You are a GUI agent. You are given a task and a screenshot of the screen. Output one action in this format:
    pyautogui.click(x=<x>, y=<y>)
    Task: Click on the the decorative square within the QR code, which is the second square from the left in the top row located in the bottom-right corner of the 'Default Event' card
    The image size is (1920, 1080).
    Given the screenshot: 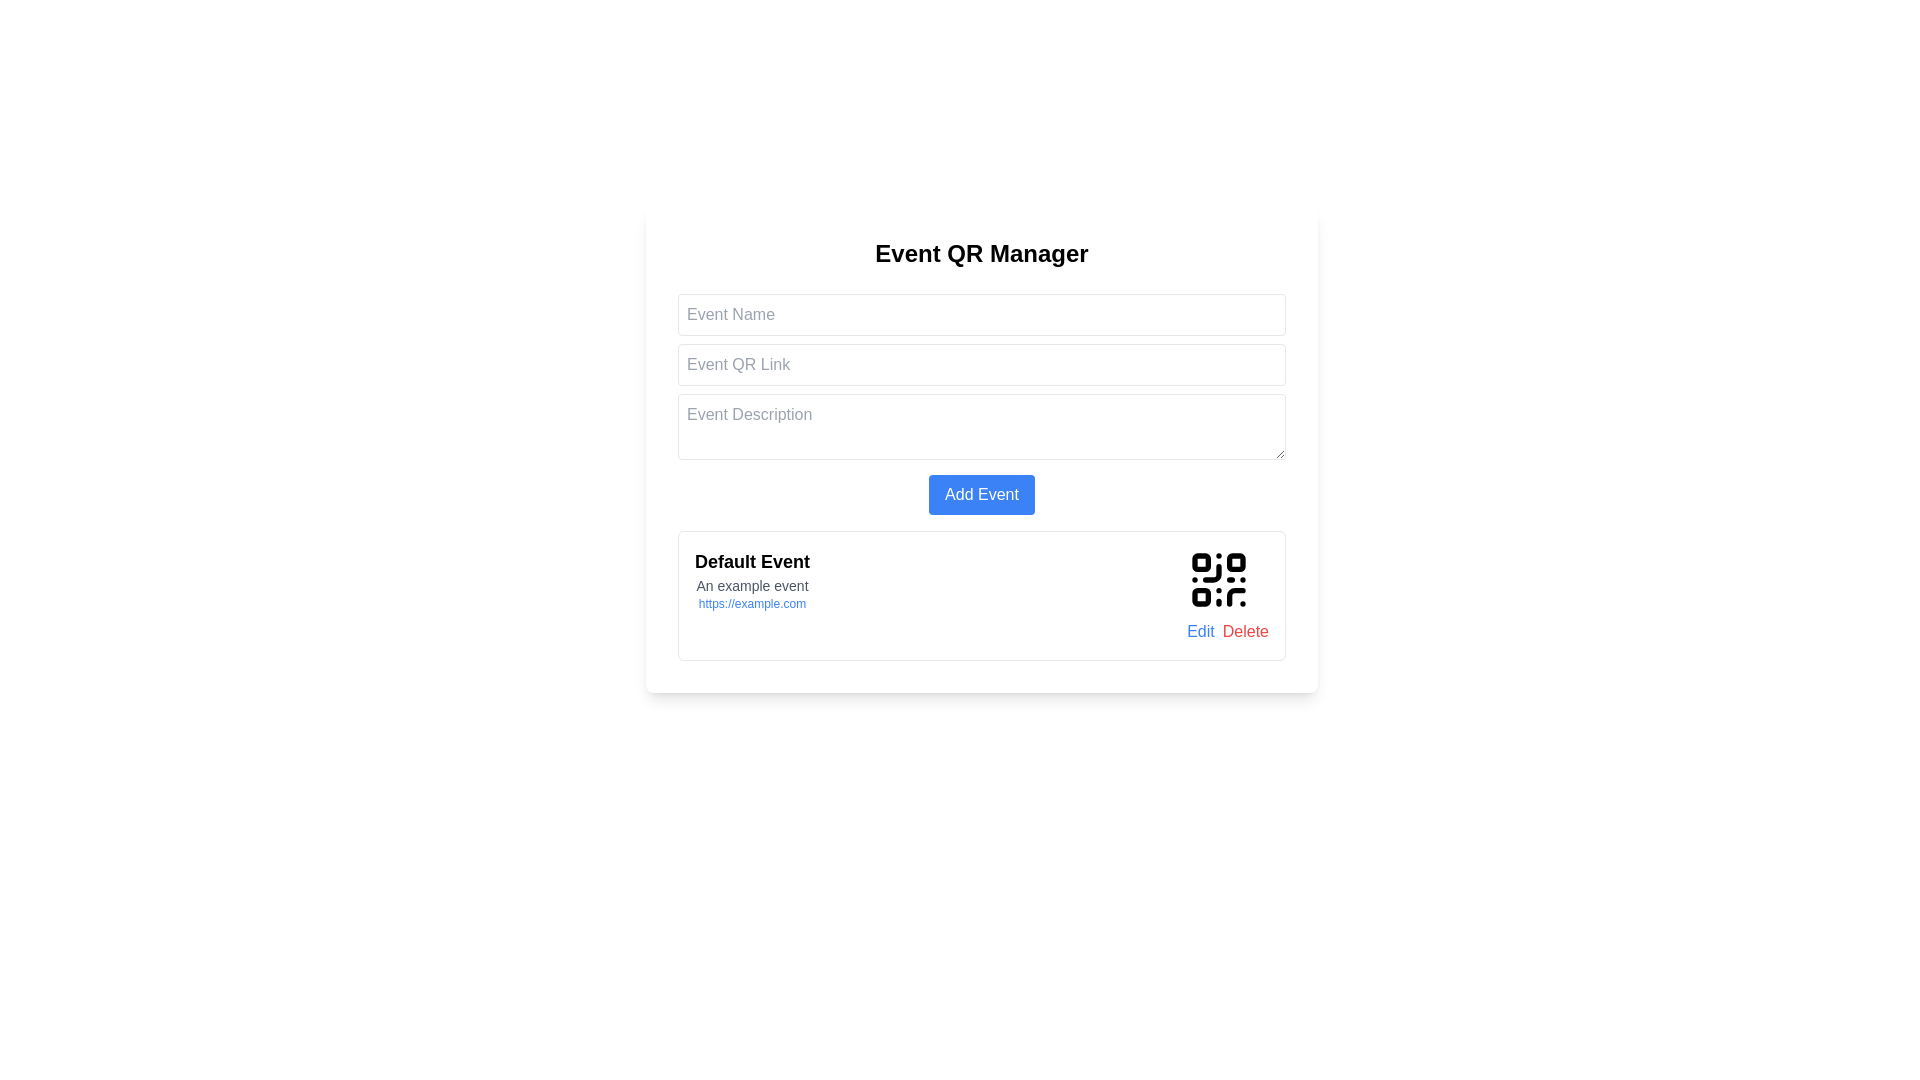 What is the action you would take?
    pyautogui.click(x=1235, y=562)
    